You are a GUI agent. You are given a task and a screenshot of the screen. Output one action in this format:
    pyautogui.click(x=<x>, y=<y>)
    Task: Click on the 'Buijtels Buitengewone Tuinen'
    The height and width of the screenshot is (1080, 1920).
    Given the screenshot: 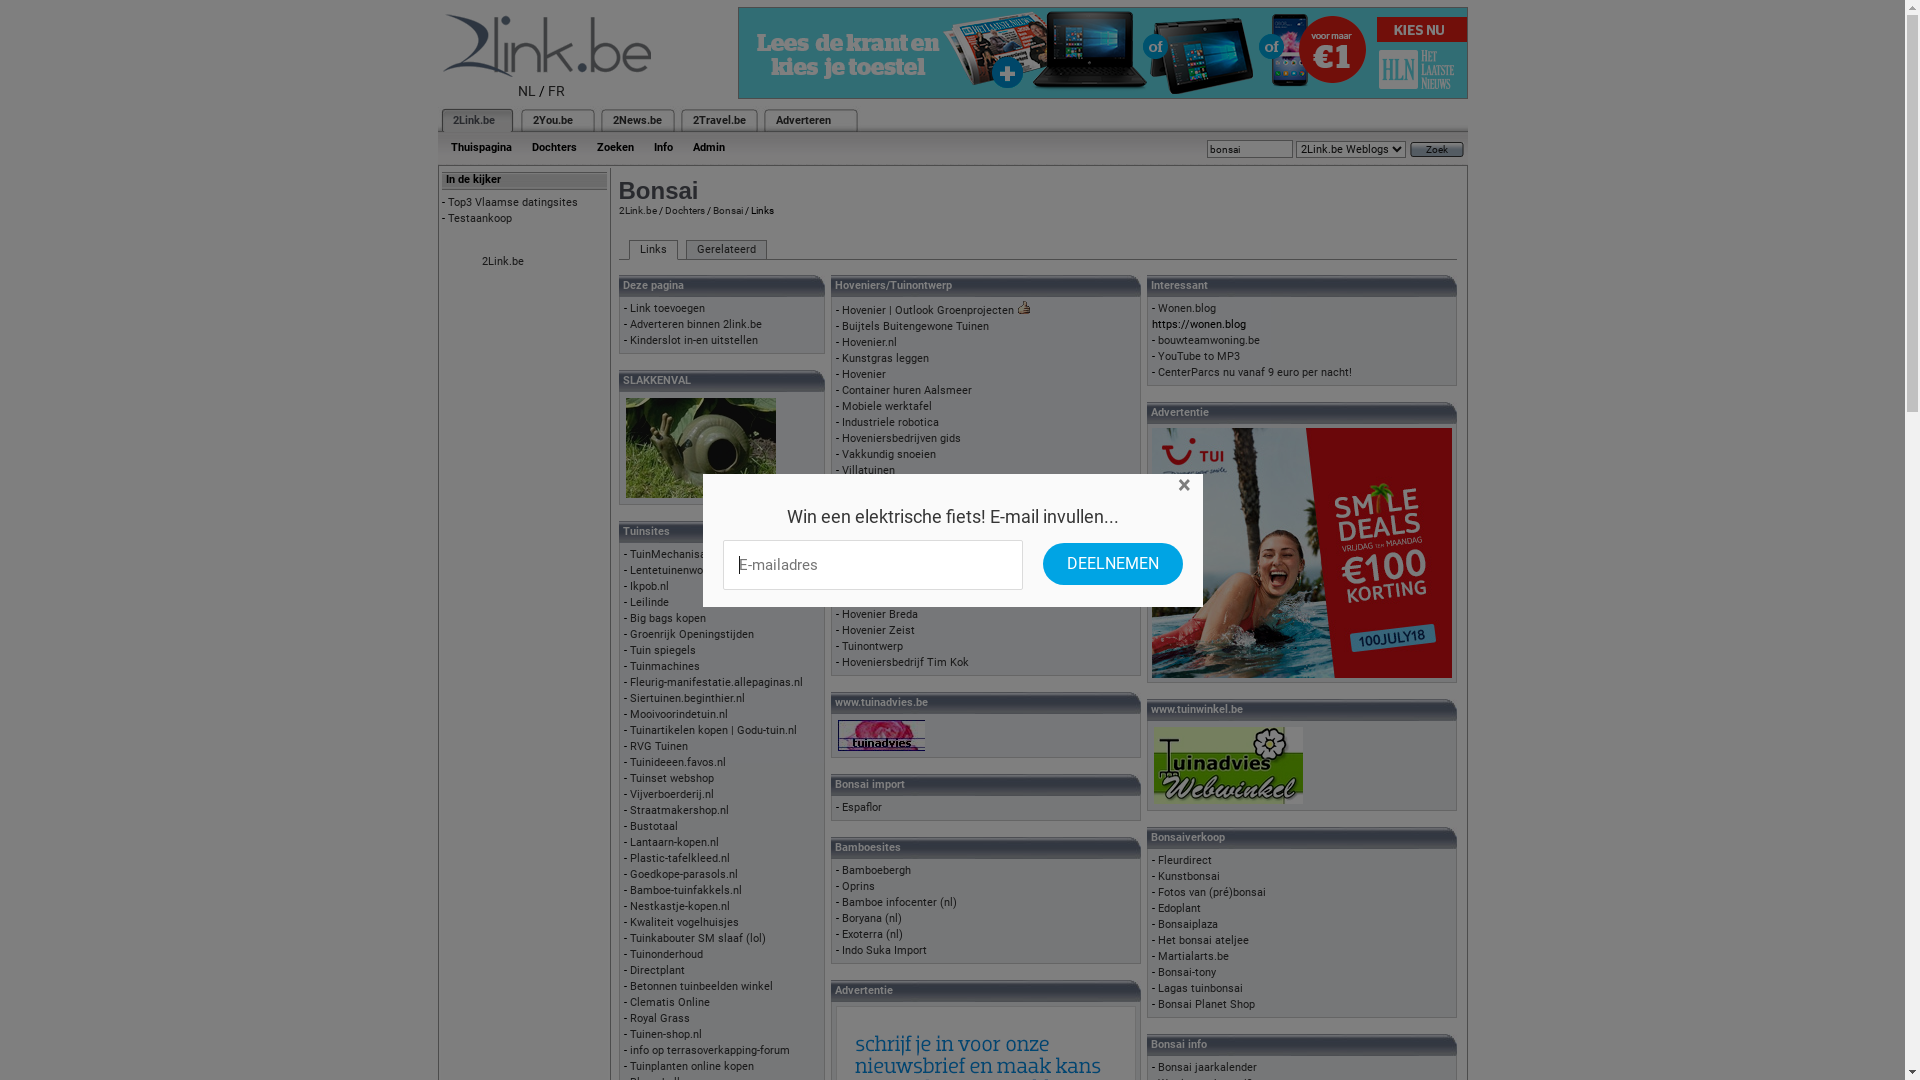 What is the action you would take?
    pyautogui.click(x=914, y=325)
    